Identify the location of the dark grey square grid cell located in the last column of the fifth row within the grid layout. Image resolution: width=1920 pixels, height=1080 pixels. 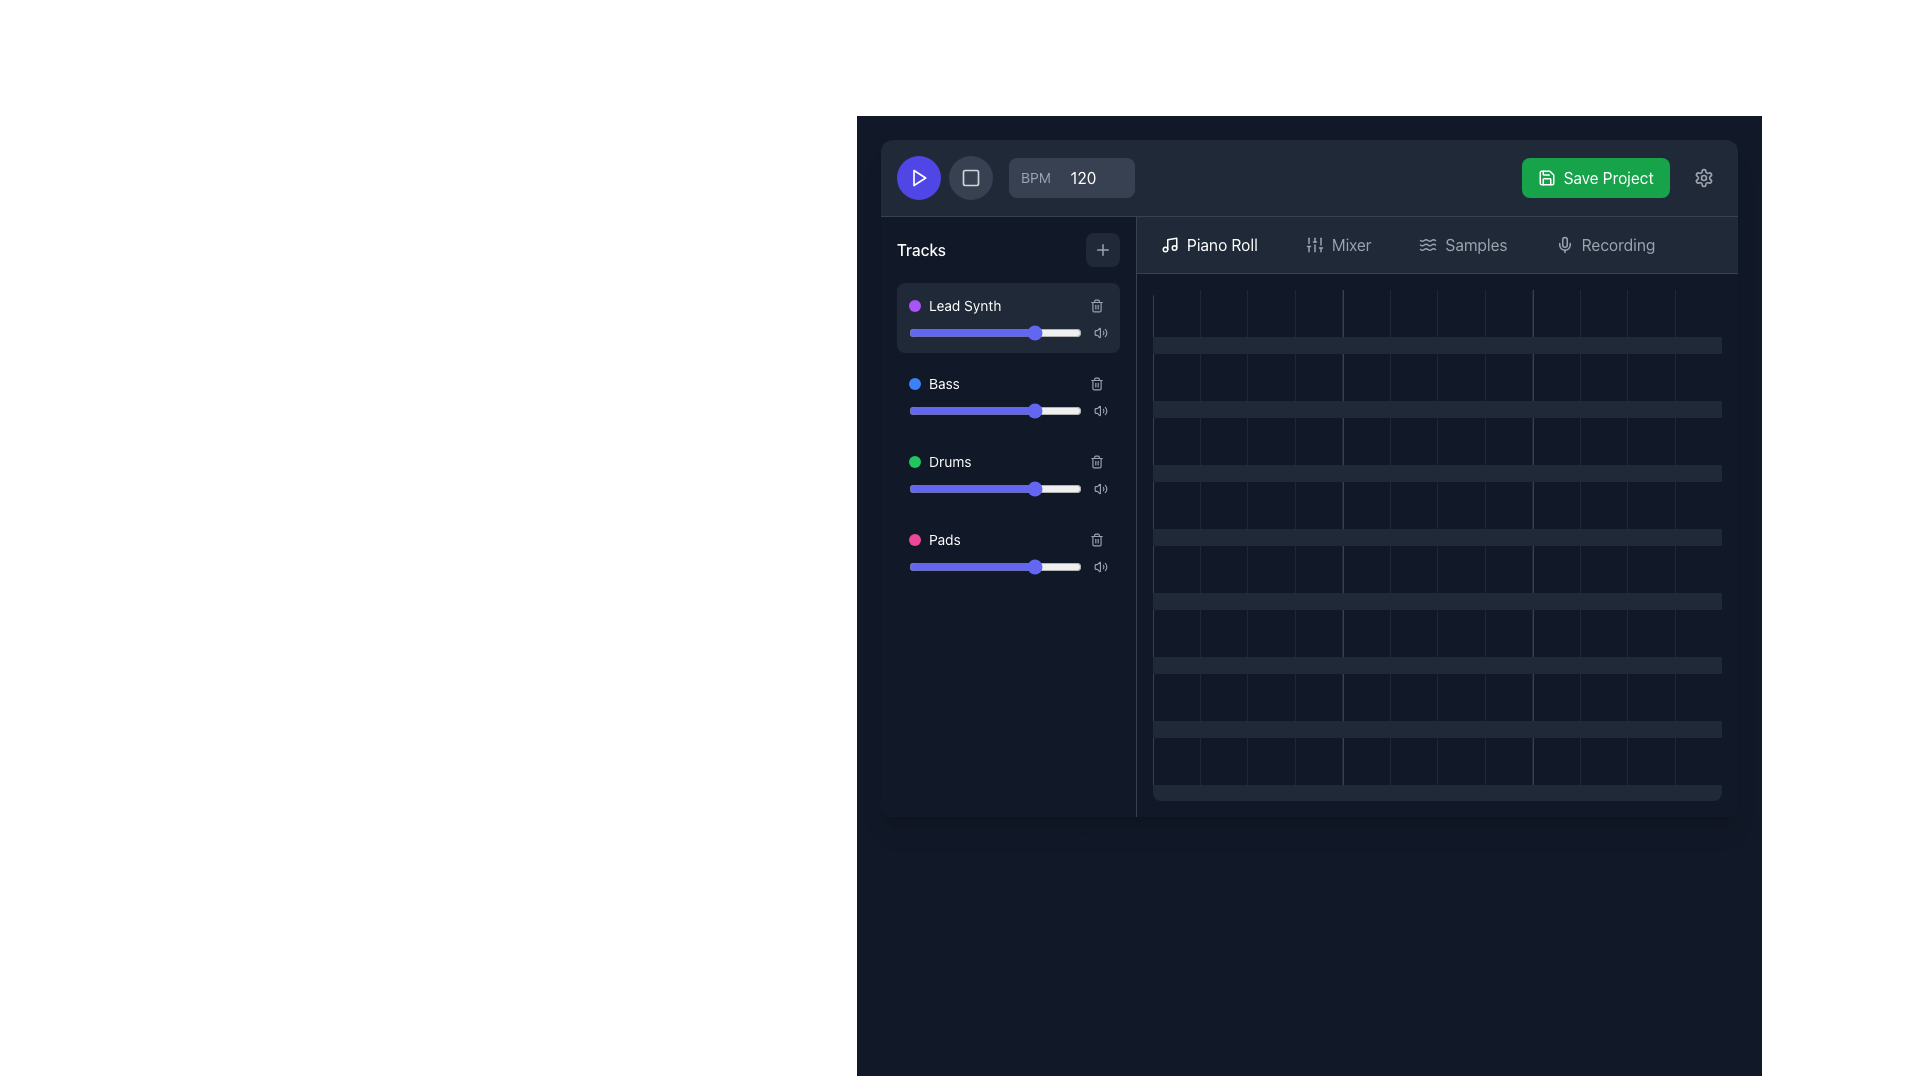
(1697, 569).